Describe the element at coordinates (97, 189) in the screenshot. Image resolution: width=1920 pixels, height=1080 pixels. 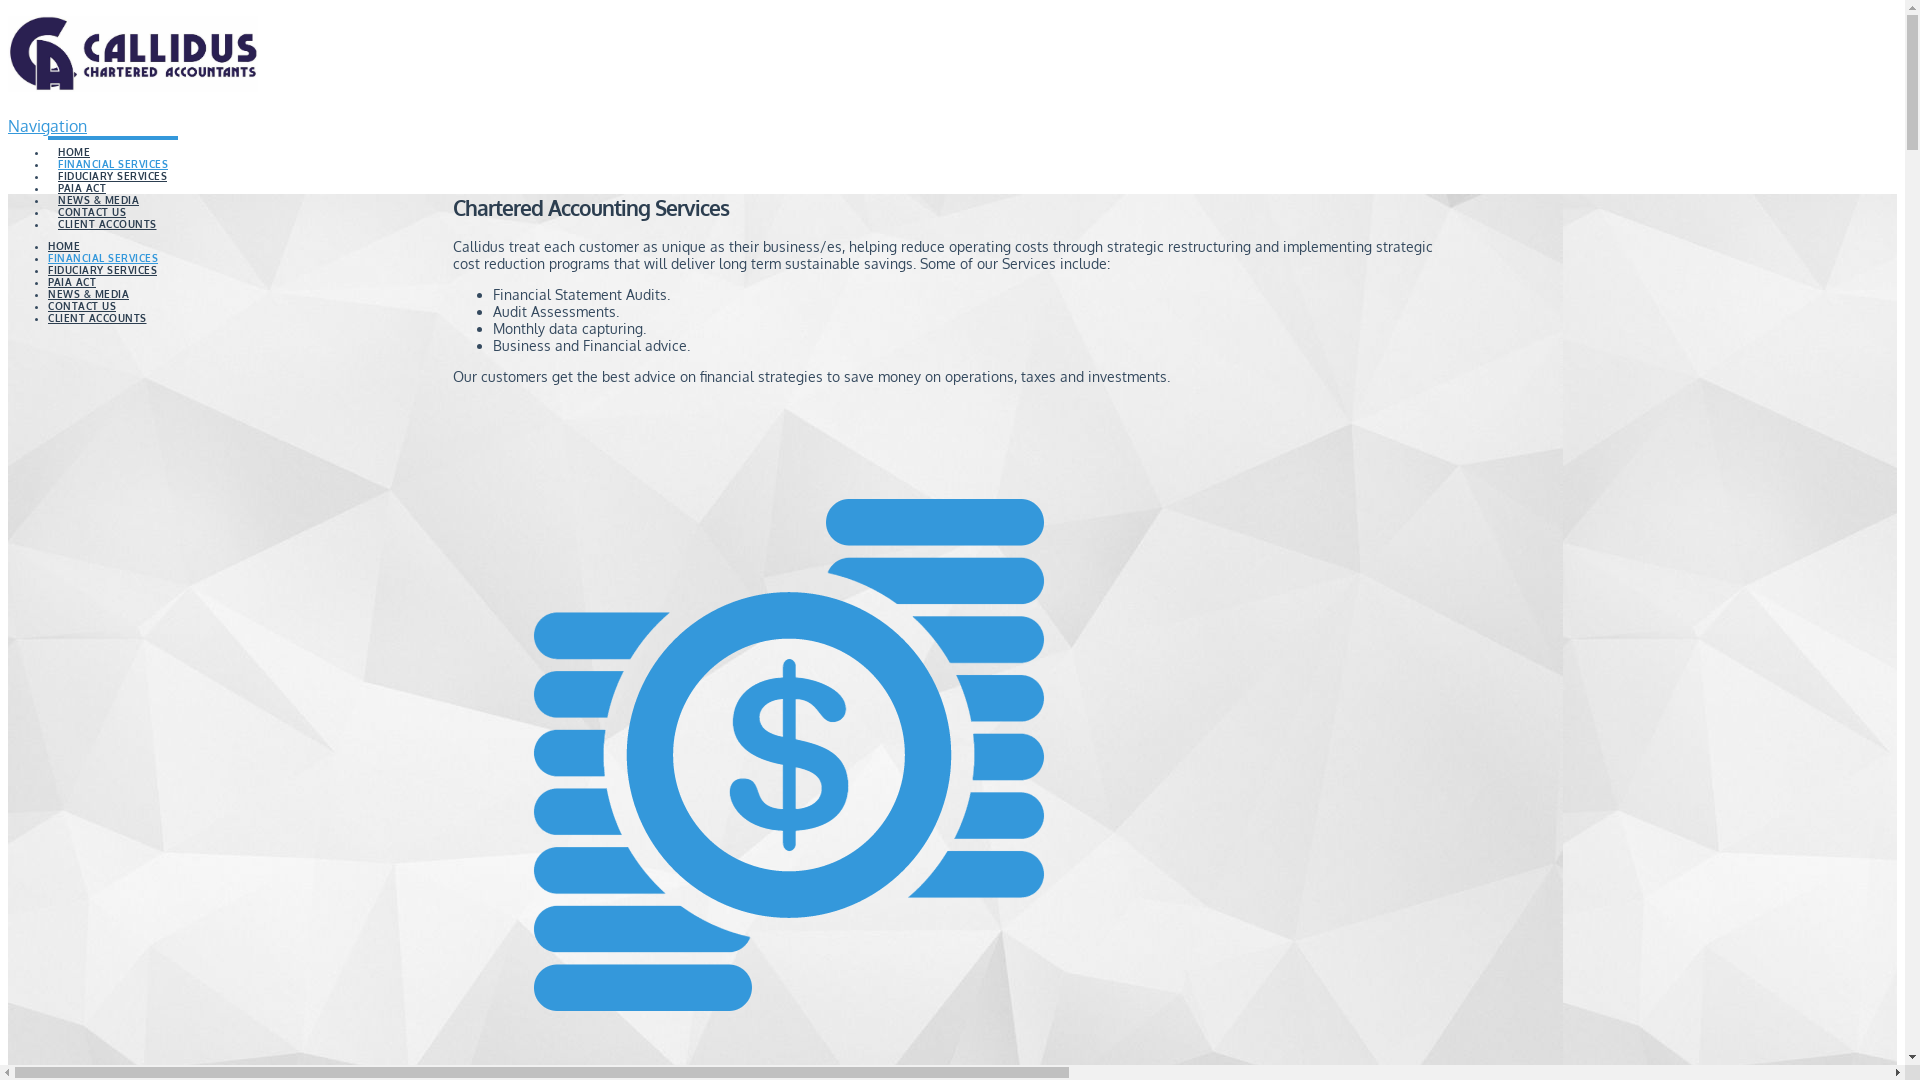
I see `'NEWS & MEDIA'` at that location.